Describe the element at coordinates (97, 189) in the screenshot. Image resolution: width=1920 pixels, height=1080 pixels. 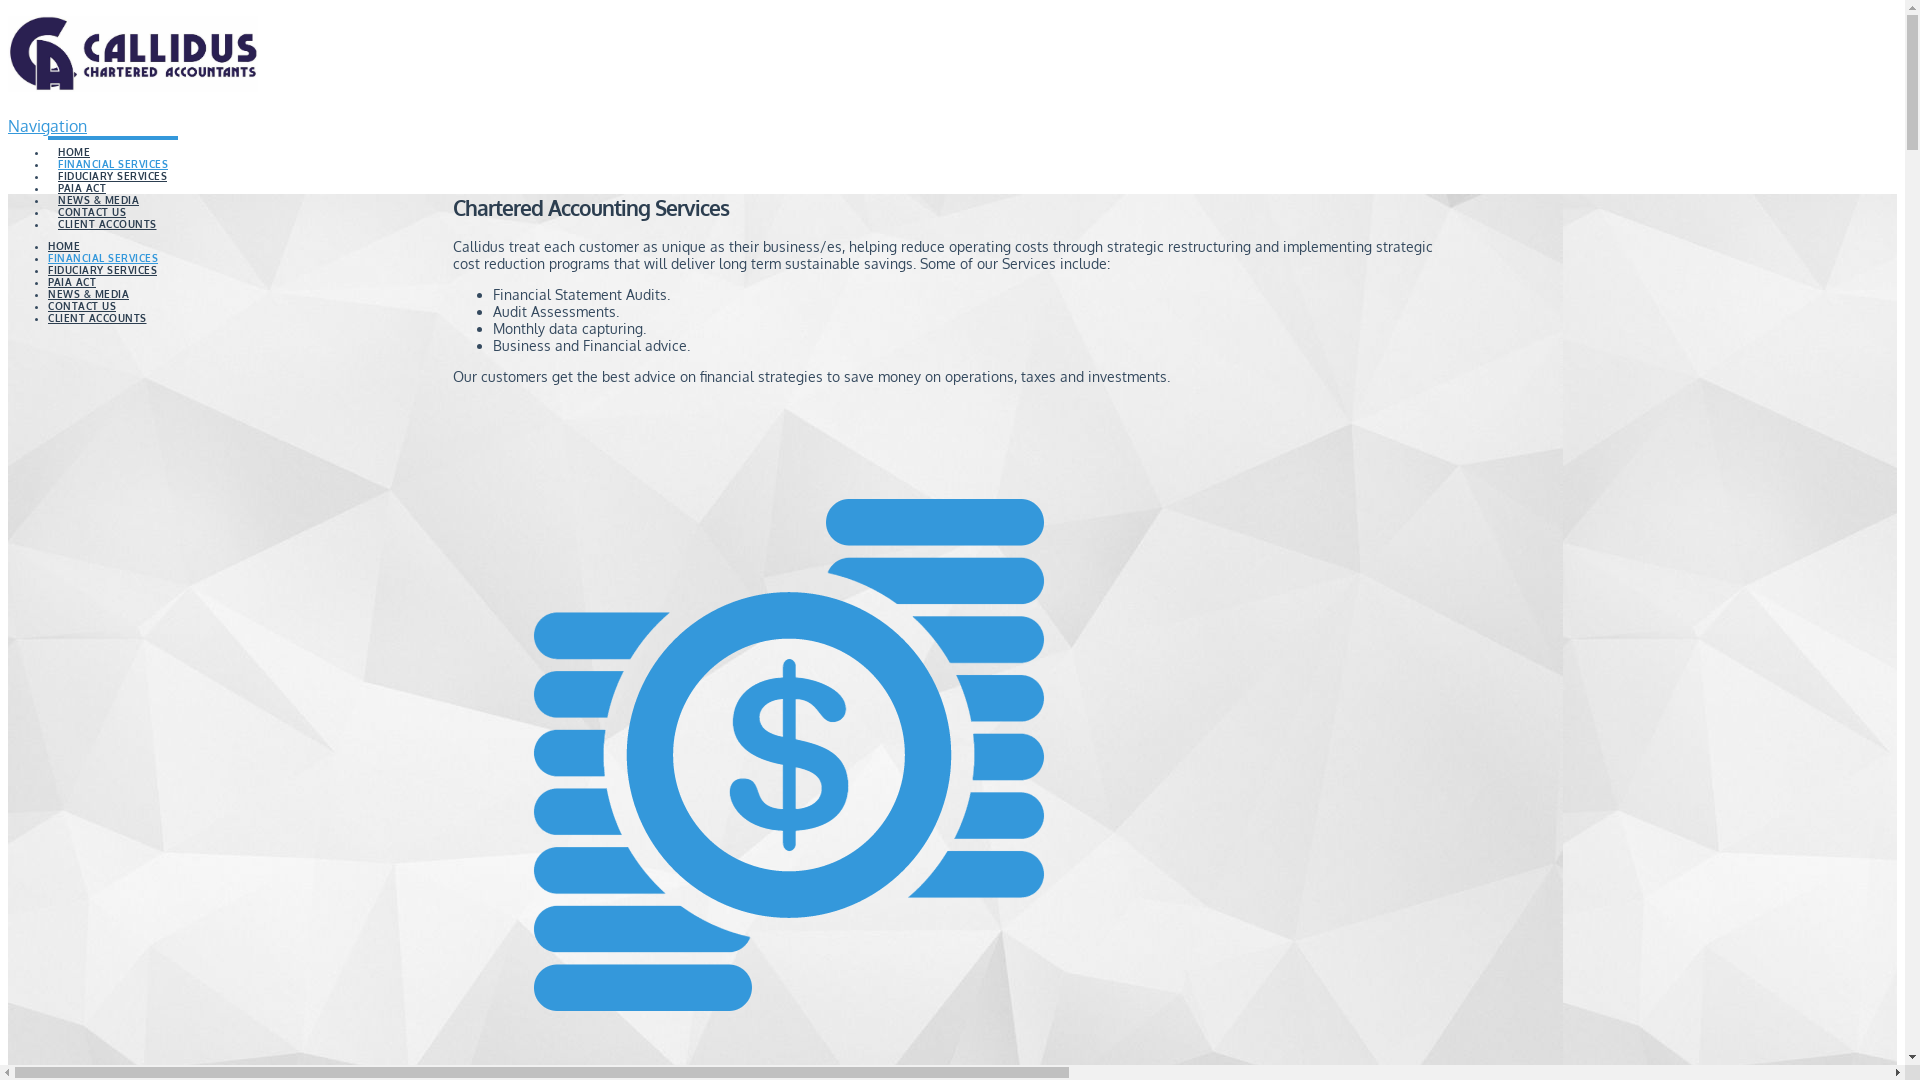
I see `'NEWS & MEDIA'` at that location.